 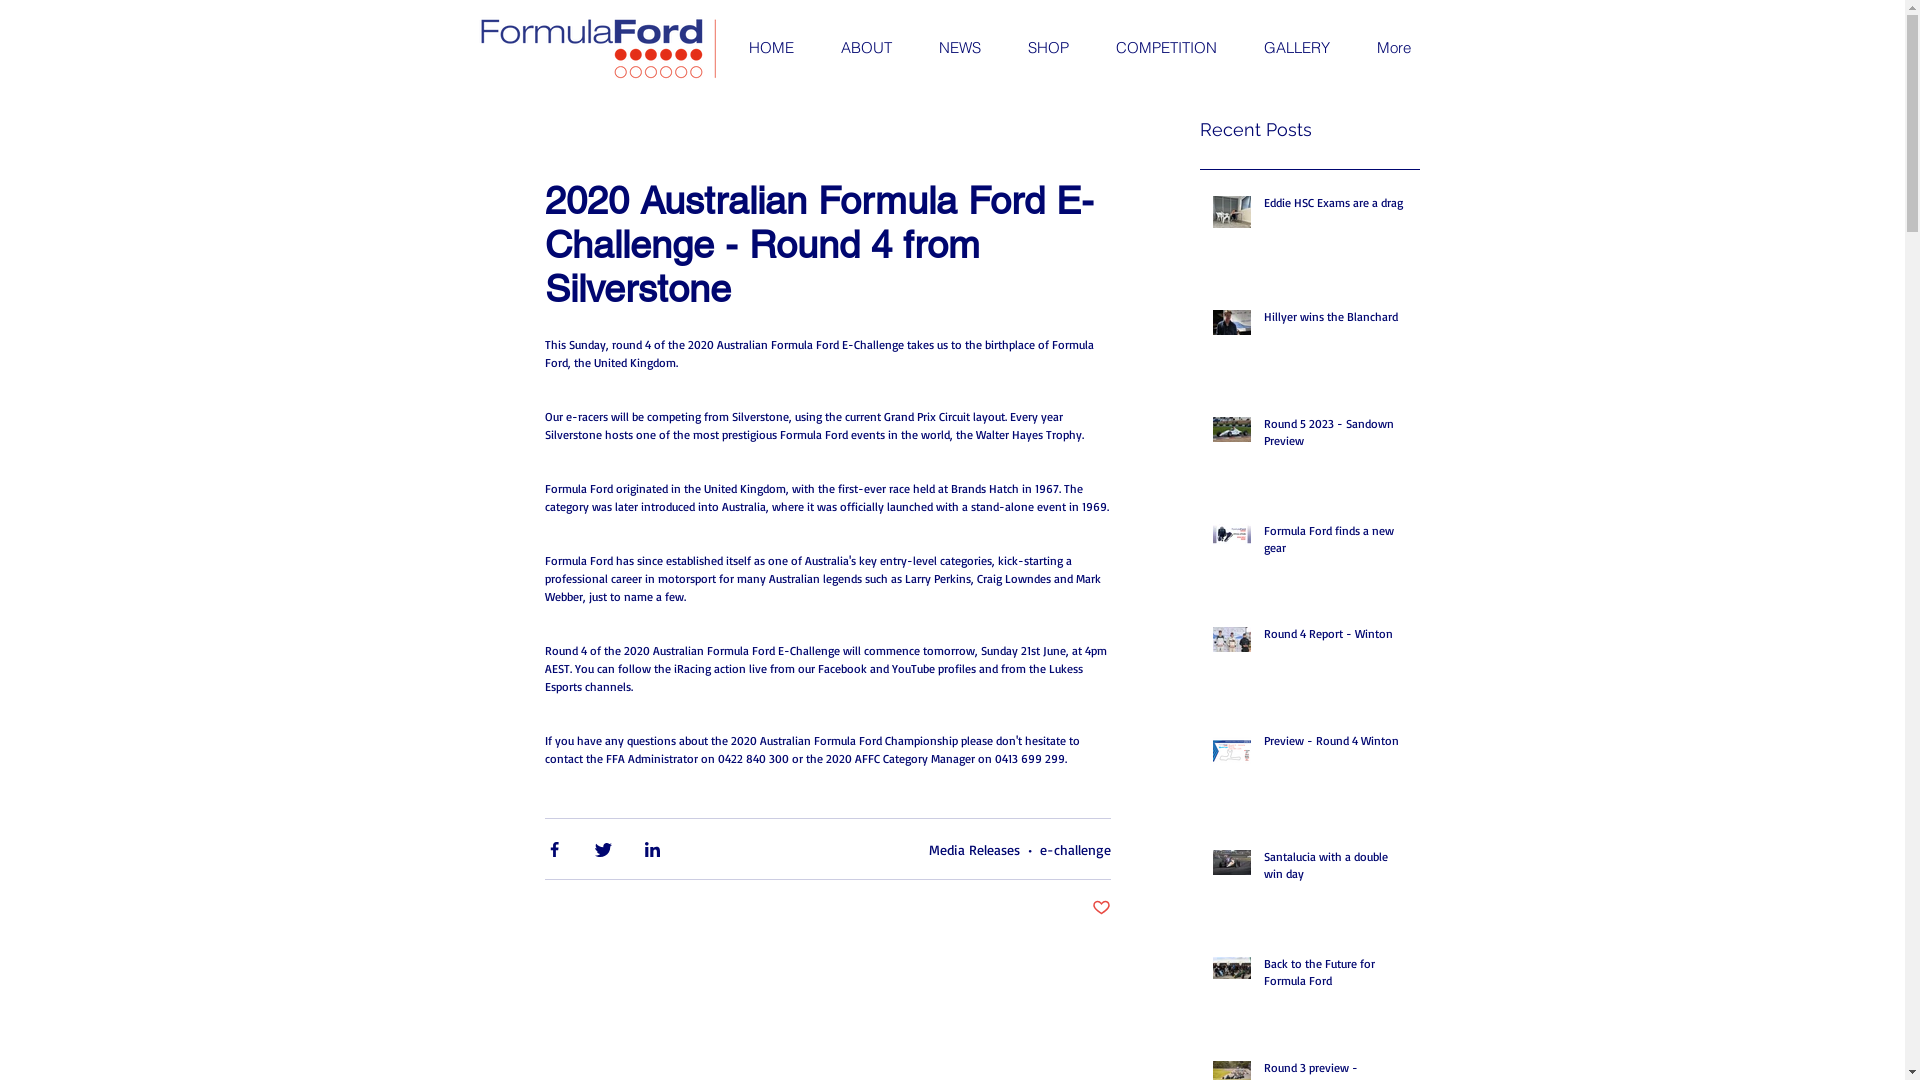 I want to click on 'Preview - Round 4 Winton', so click(x=1262, y=745).